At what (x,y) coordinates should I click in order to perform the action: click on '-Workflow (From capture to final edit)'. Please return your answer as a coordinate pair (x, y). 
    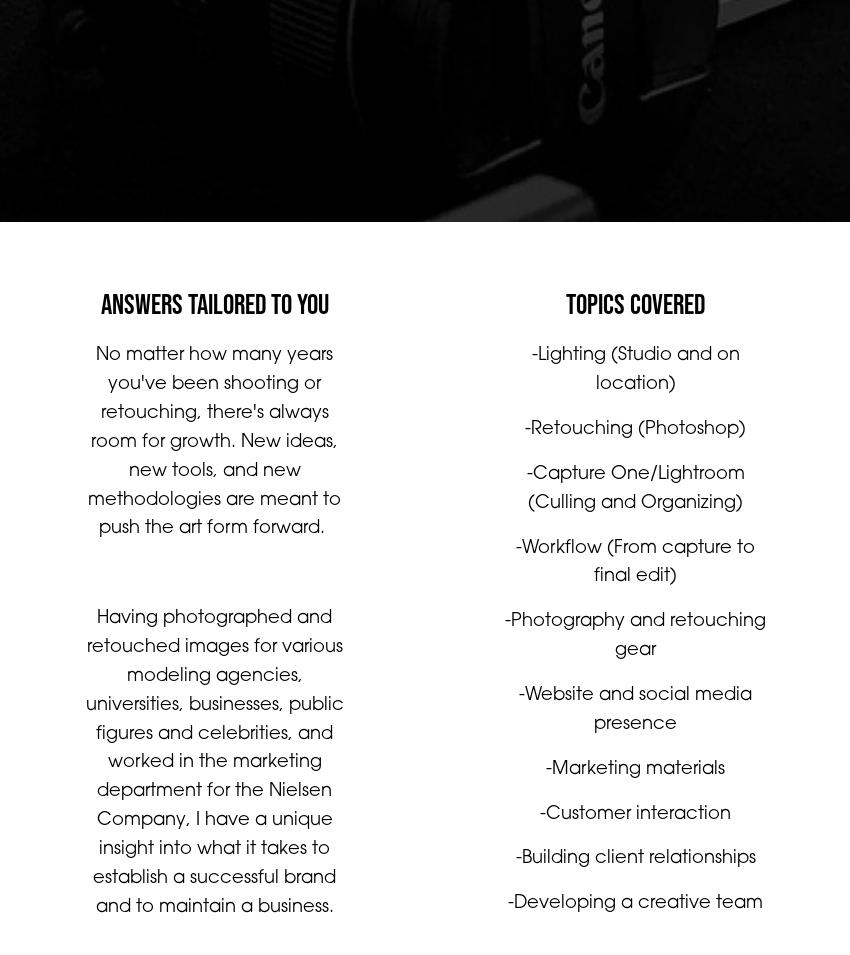
    Looking at the image, I should click on (638, 581).